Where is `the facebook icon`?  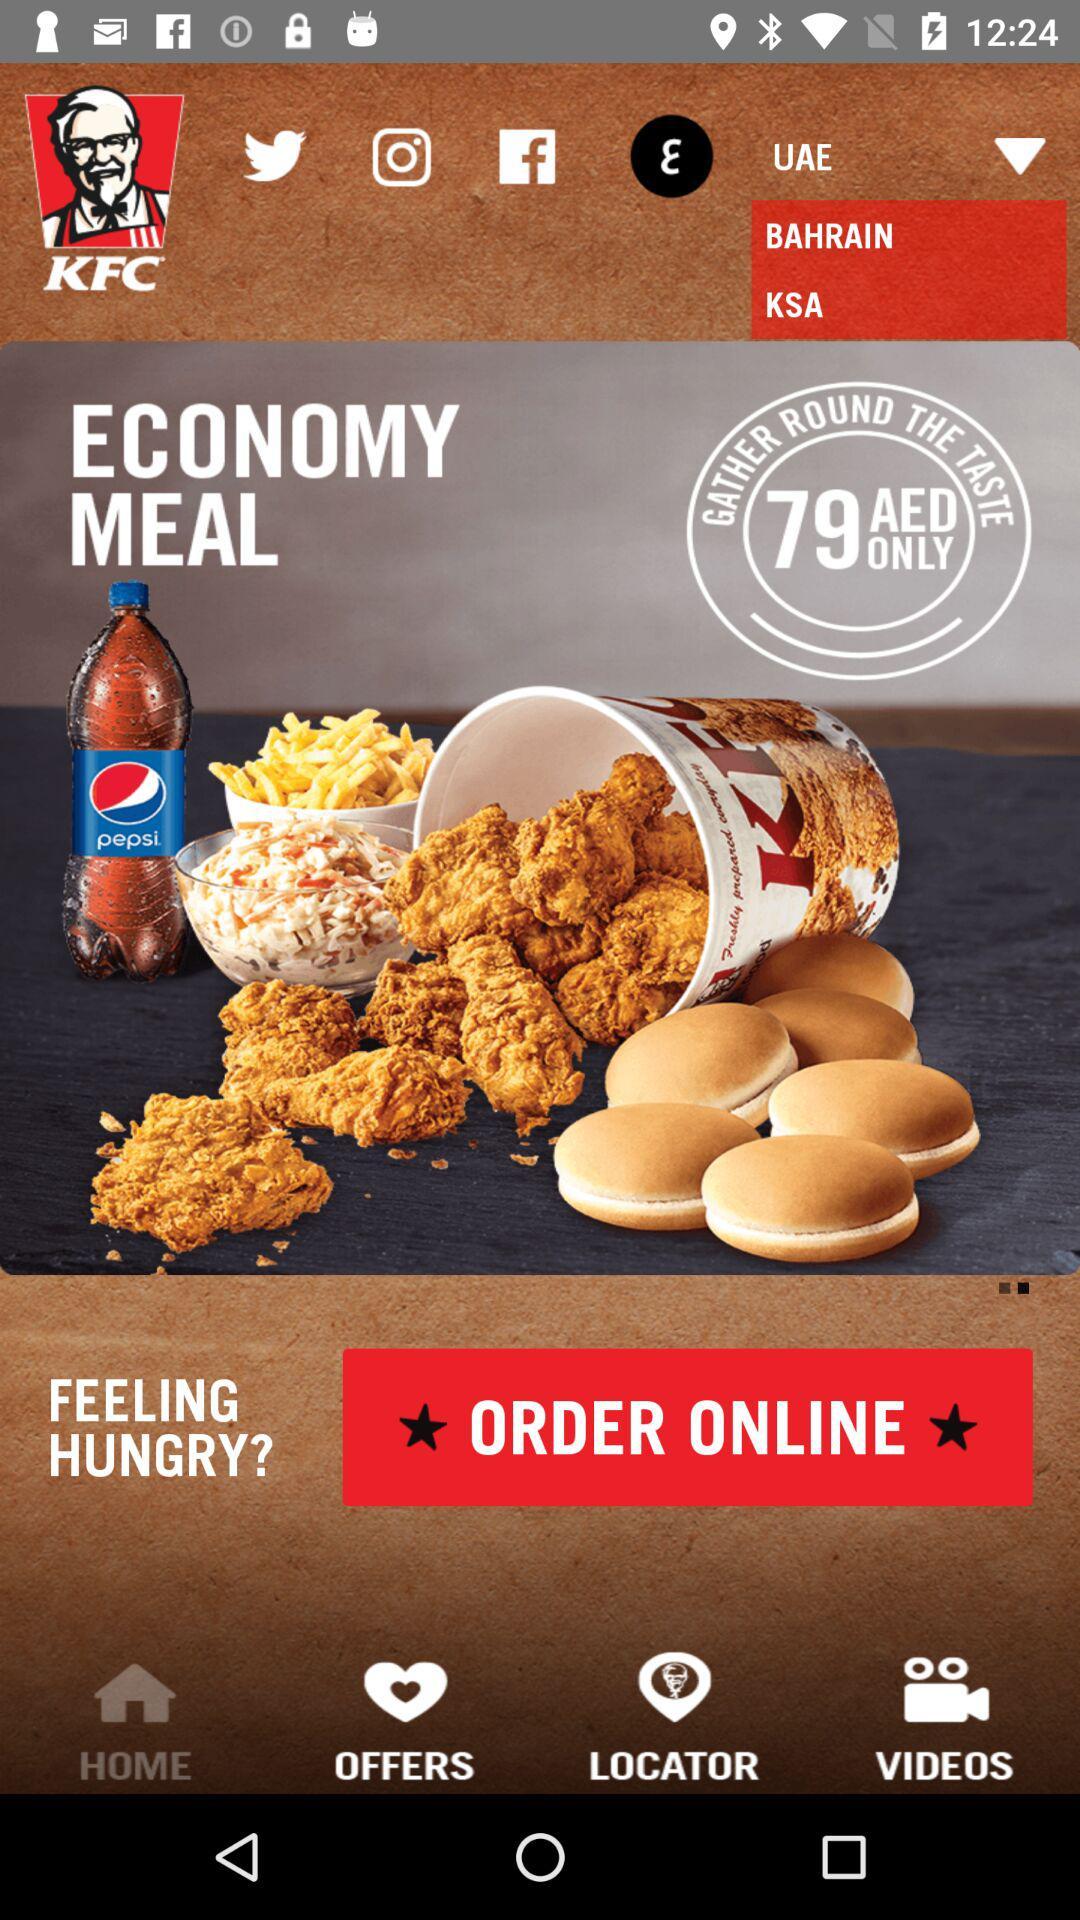
the facebook icon is located at coordinates (526, 155).